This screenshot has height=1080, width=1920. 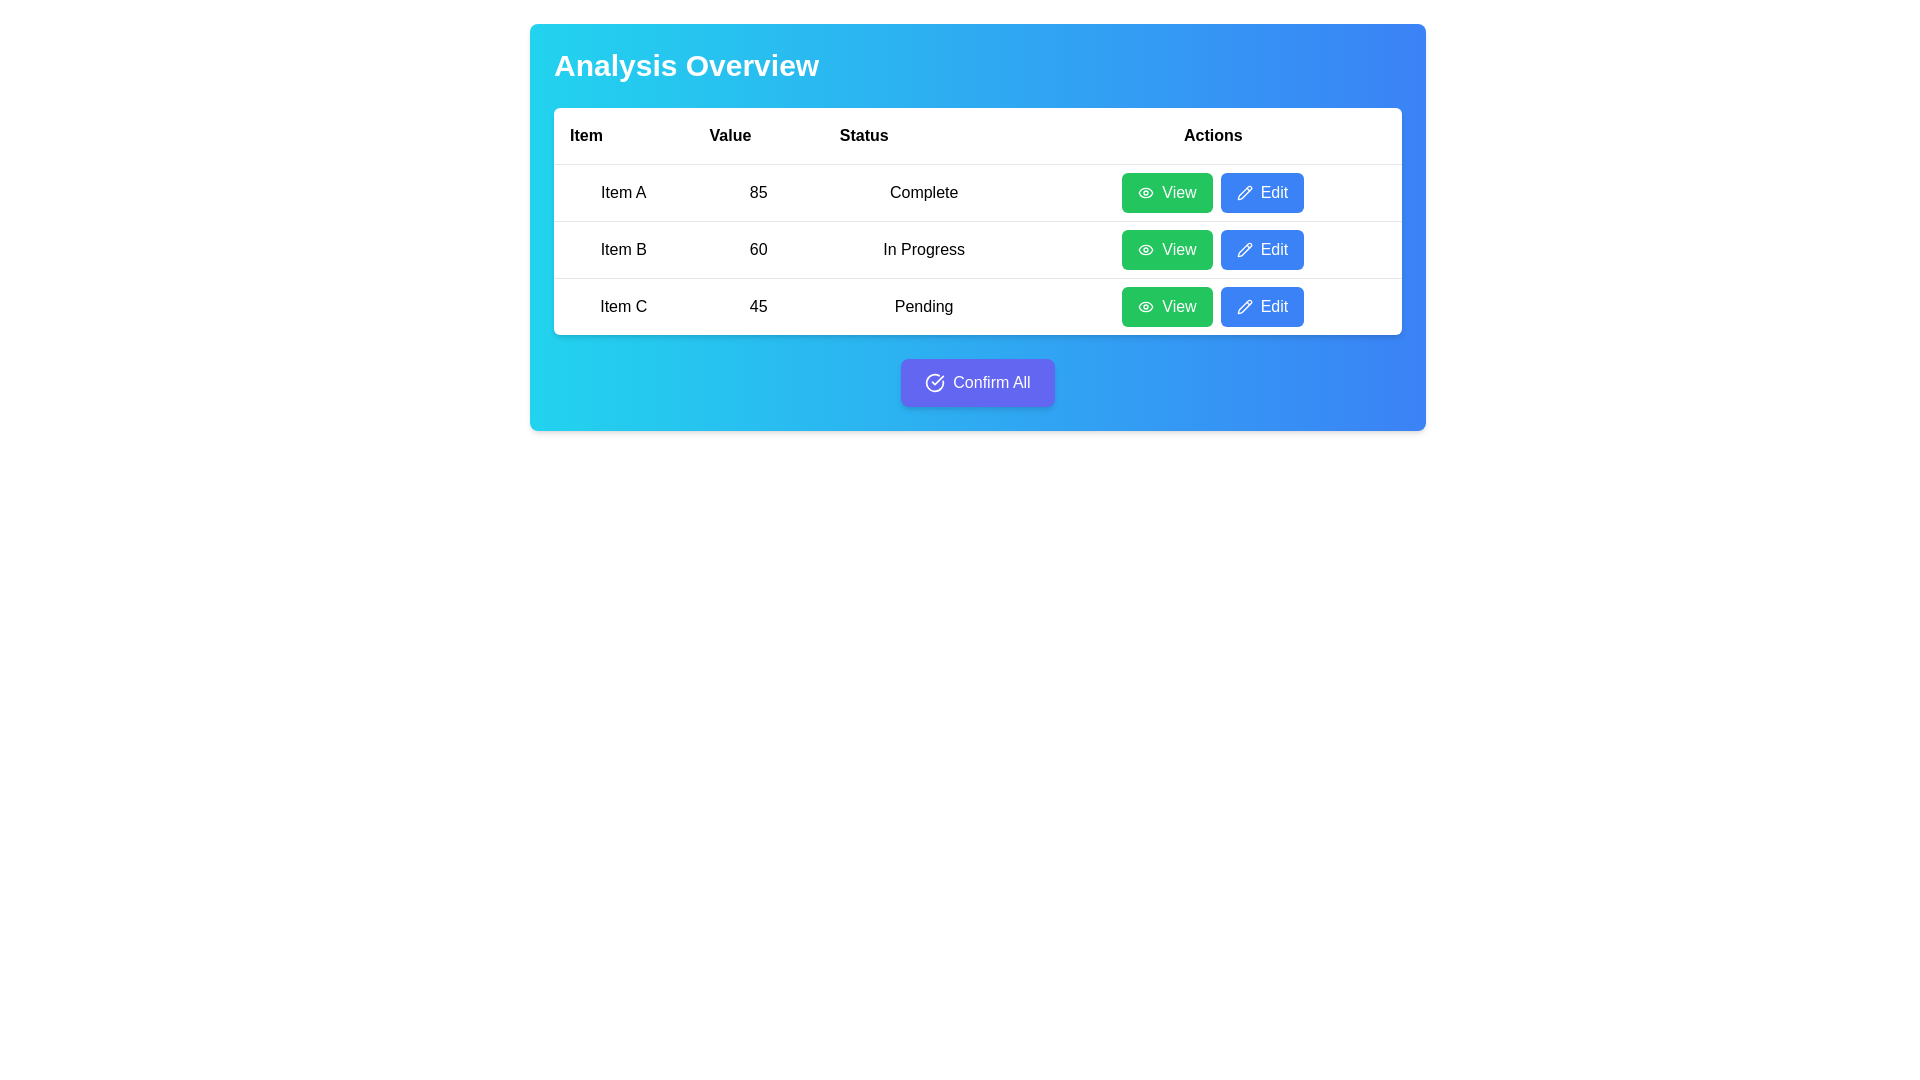 I want to click on the second 'Edit' button in the 'Actions' column corresponding to 'Item B', so click(x=1261, y=249).